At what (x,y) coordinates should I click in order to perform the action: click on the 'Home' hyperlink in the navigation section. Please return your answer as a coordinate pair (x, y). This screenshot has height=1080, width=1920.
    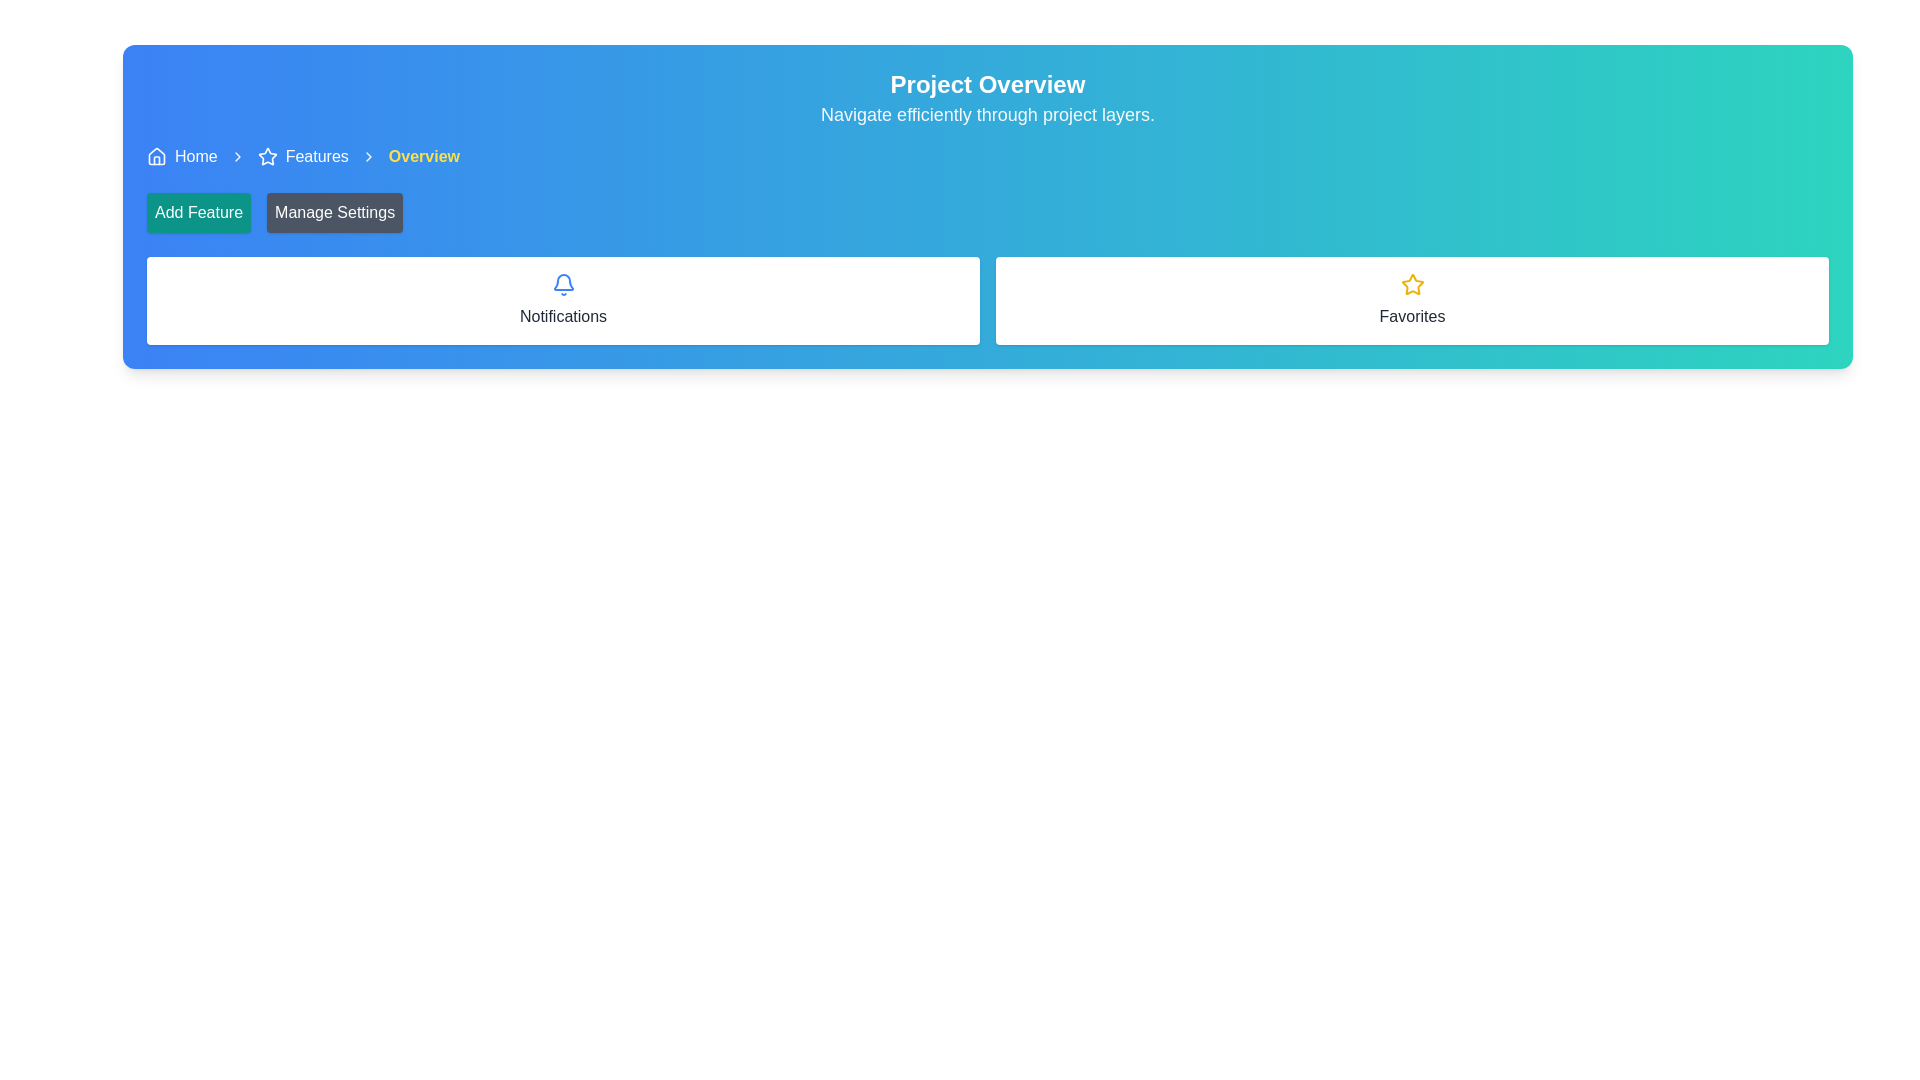
    Looking at the image, I should click on (196, 156).